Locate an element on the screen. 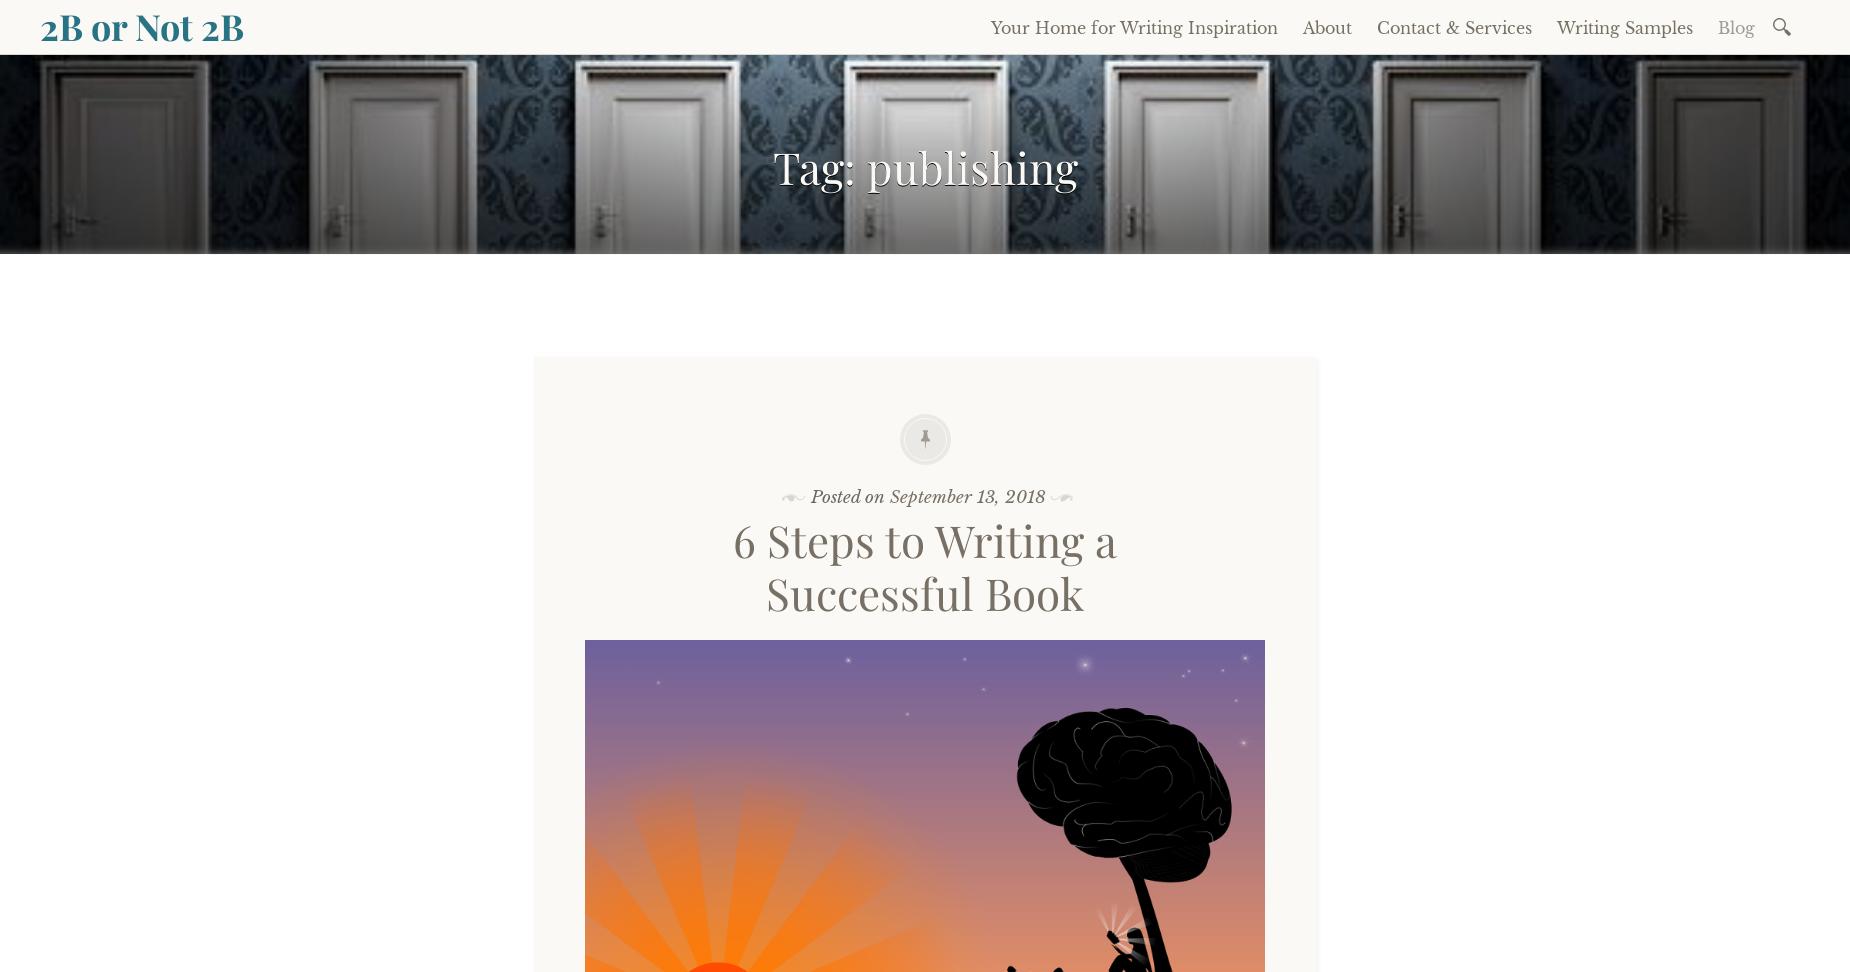 The height and width of the screenshot is (972, 1850). 'publishing' is located at coordinates (970, 165).